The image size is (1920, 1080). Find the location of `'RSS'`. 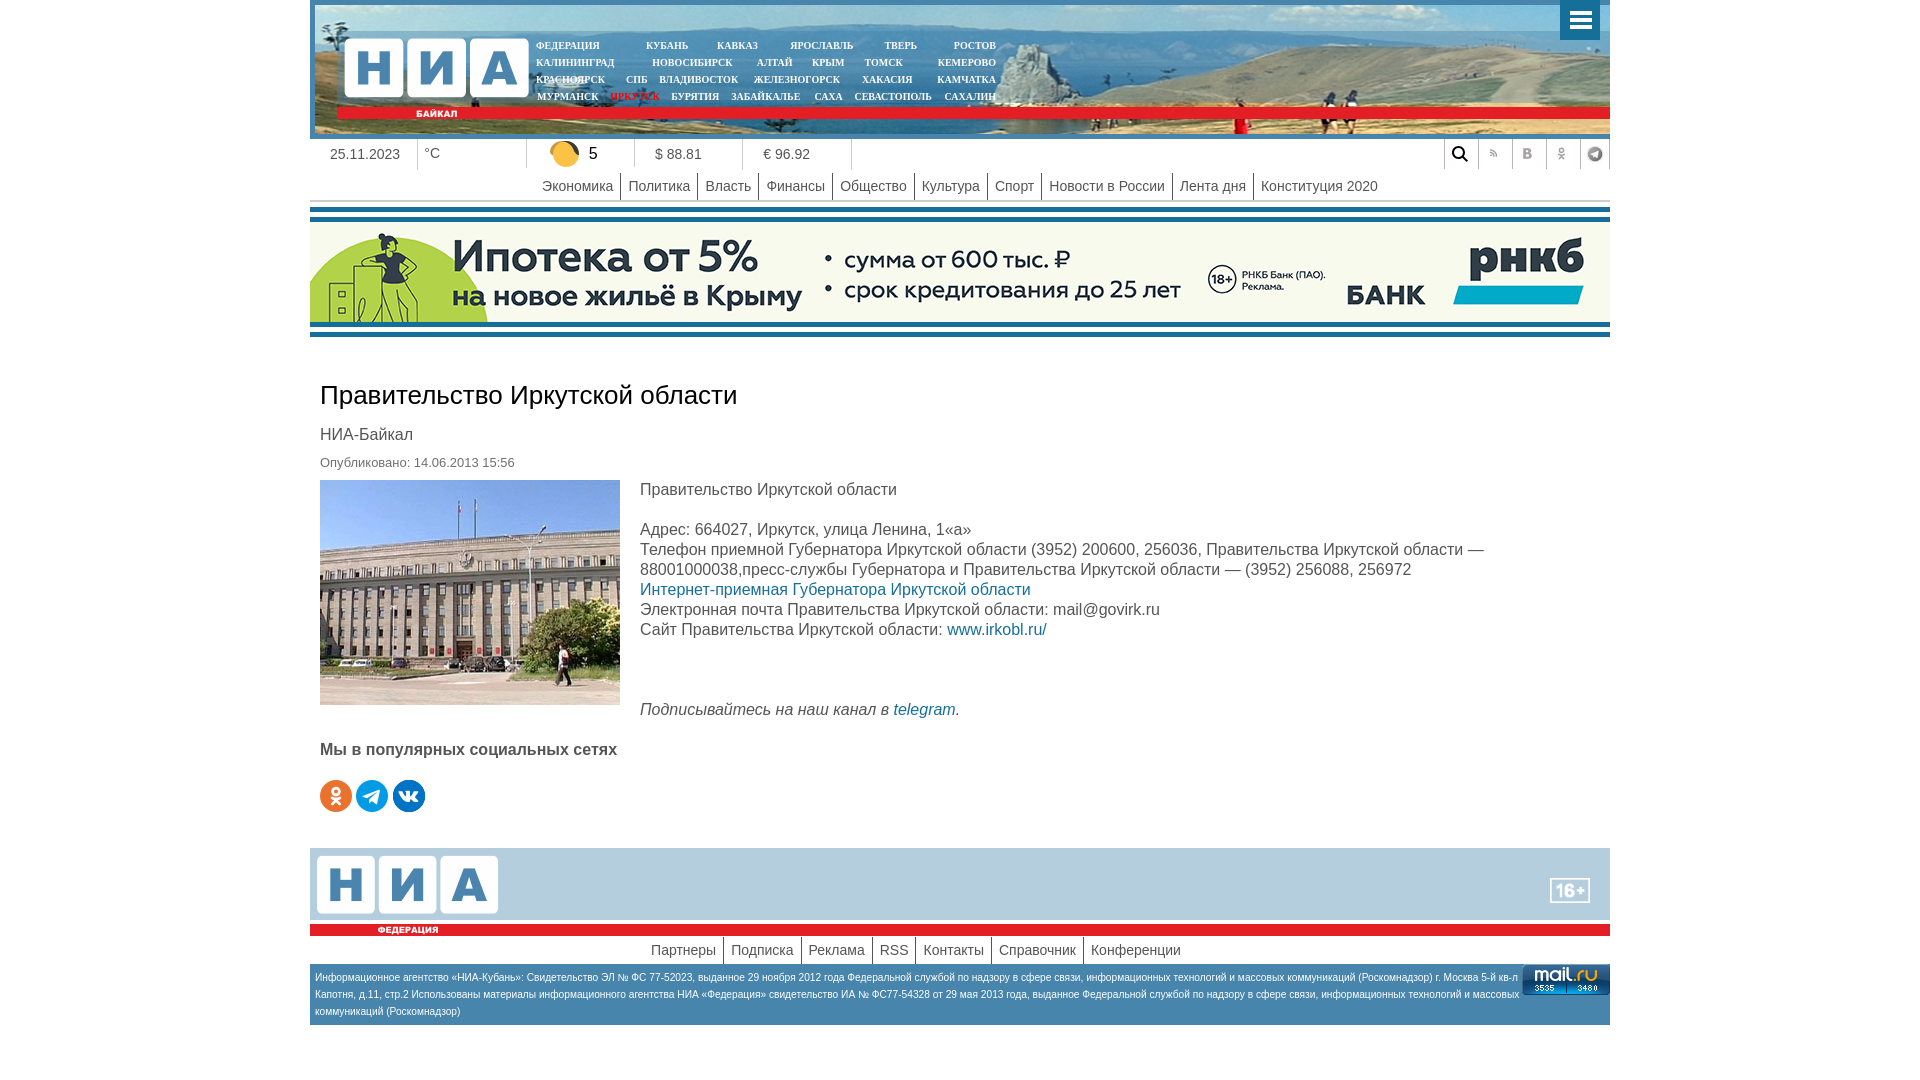

'RSS' is located at coordinates (879, 948).